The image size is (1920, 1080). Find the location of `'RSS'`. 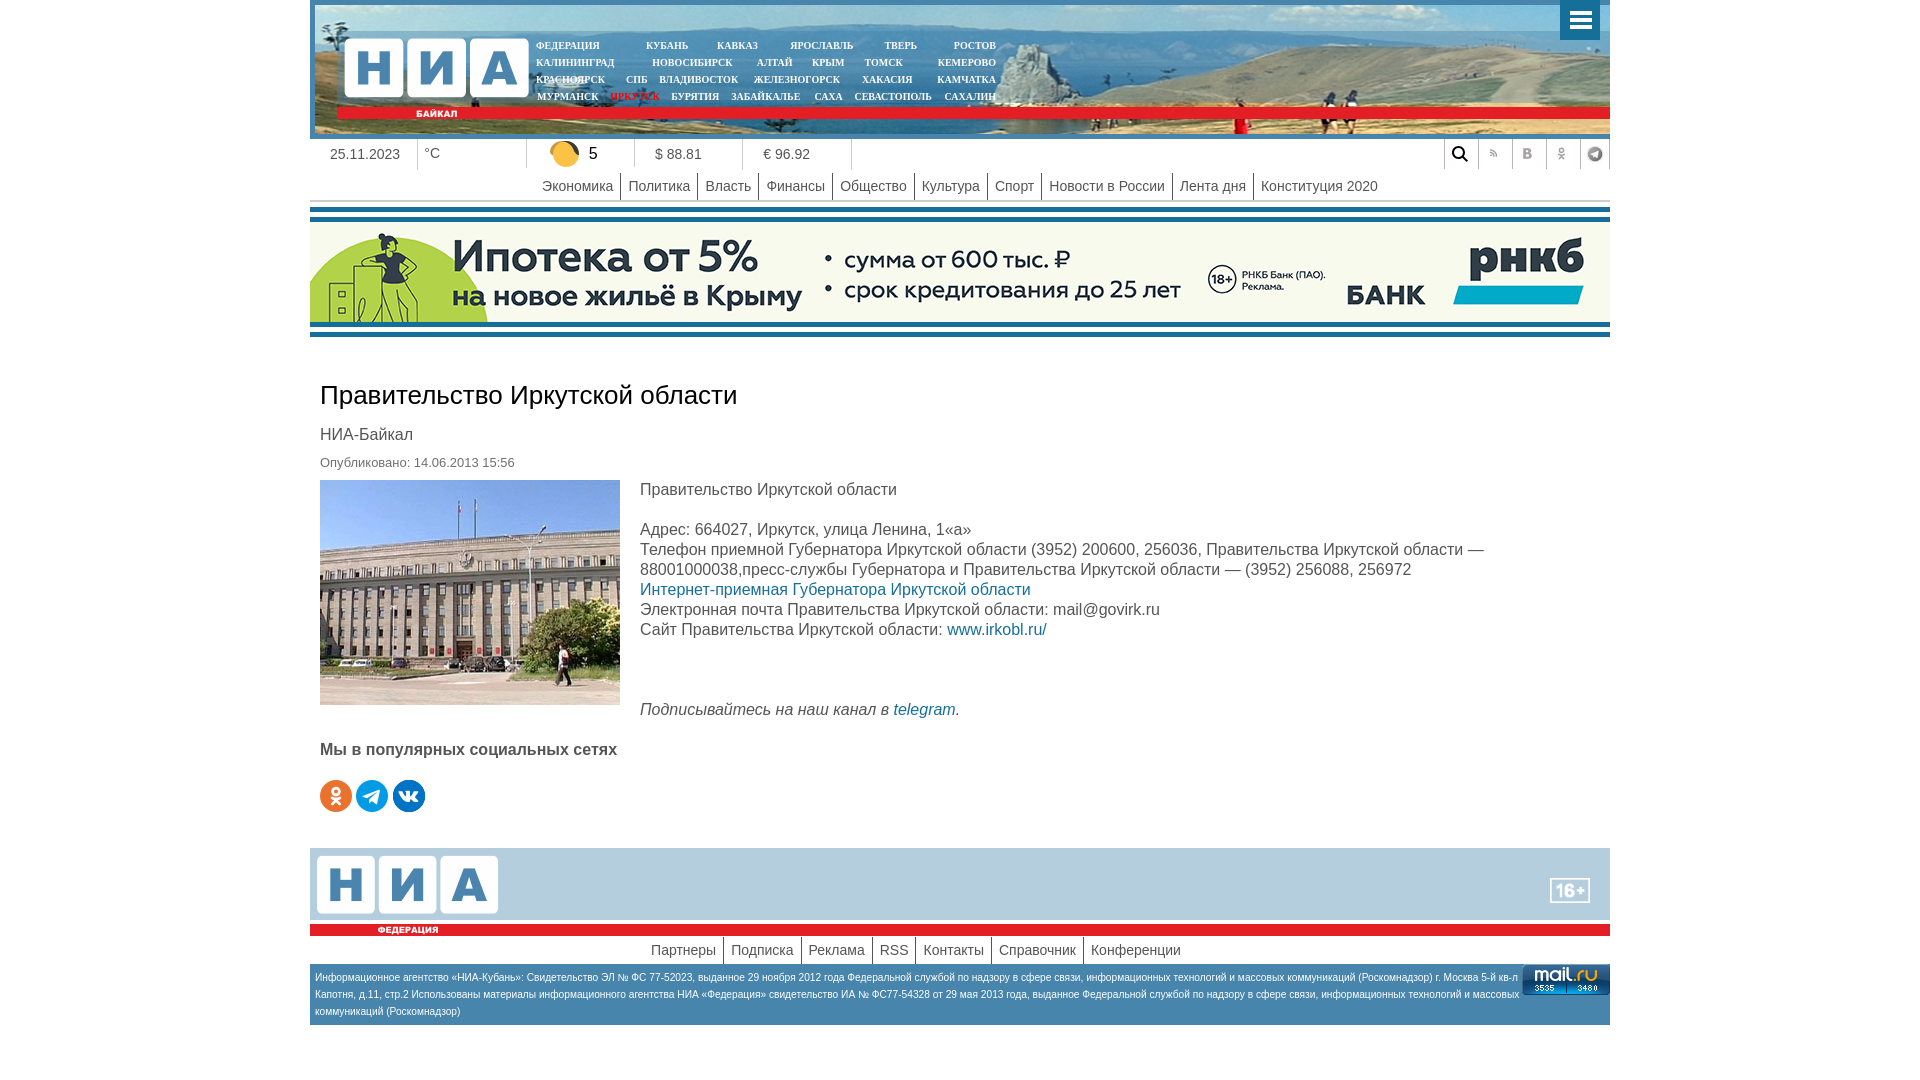

'RSS' is located at coordinates (879, 948).